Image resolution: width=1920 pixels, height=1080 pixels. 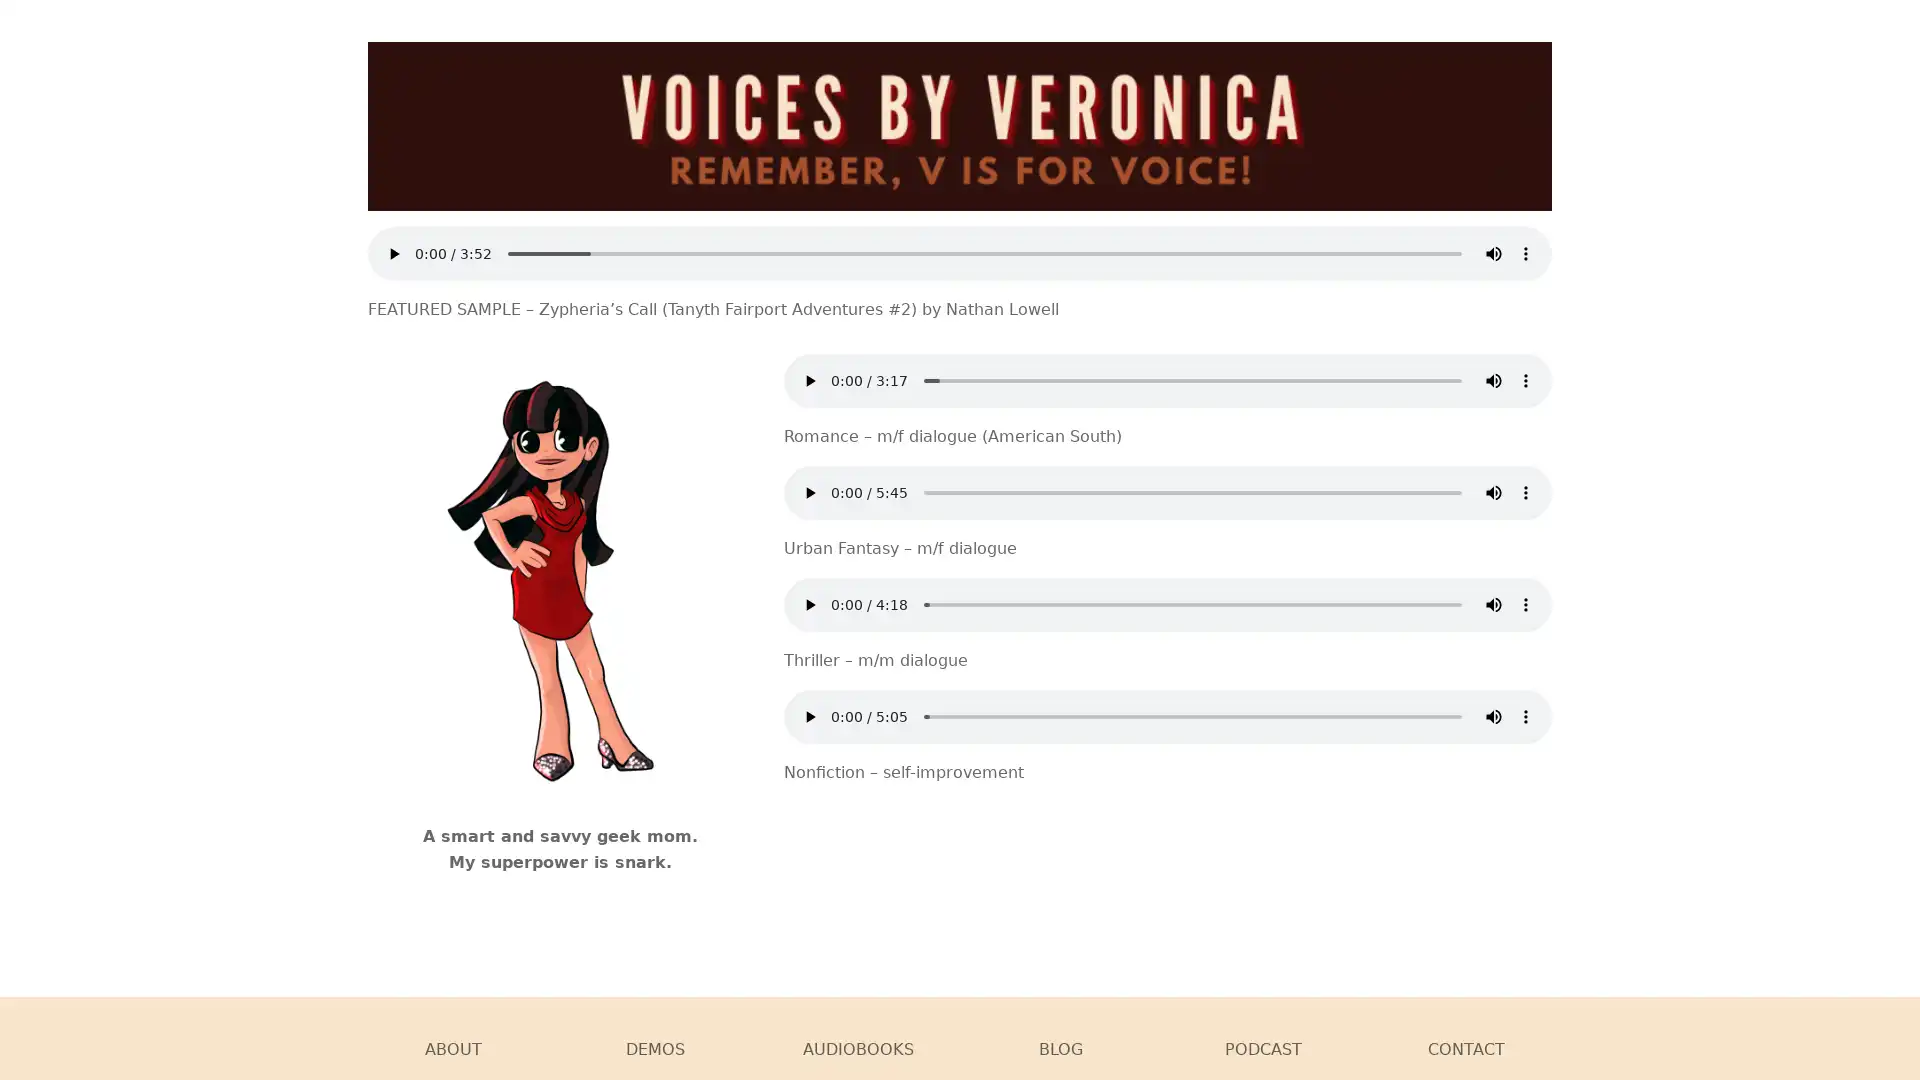 I want to click on mute, so click(x=1493, y=381).